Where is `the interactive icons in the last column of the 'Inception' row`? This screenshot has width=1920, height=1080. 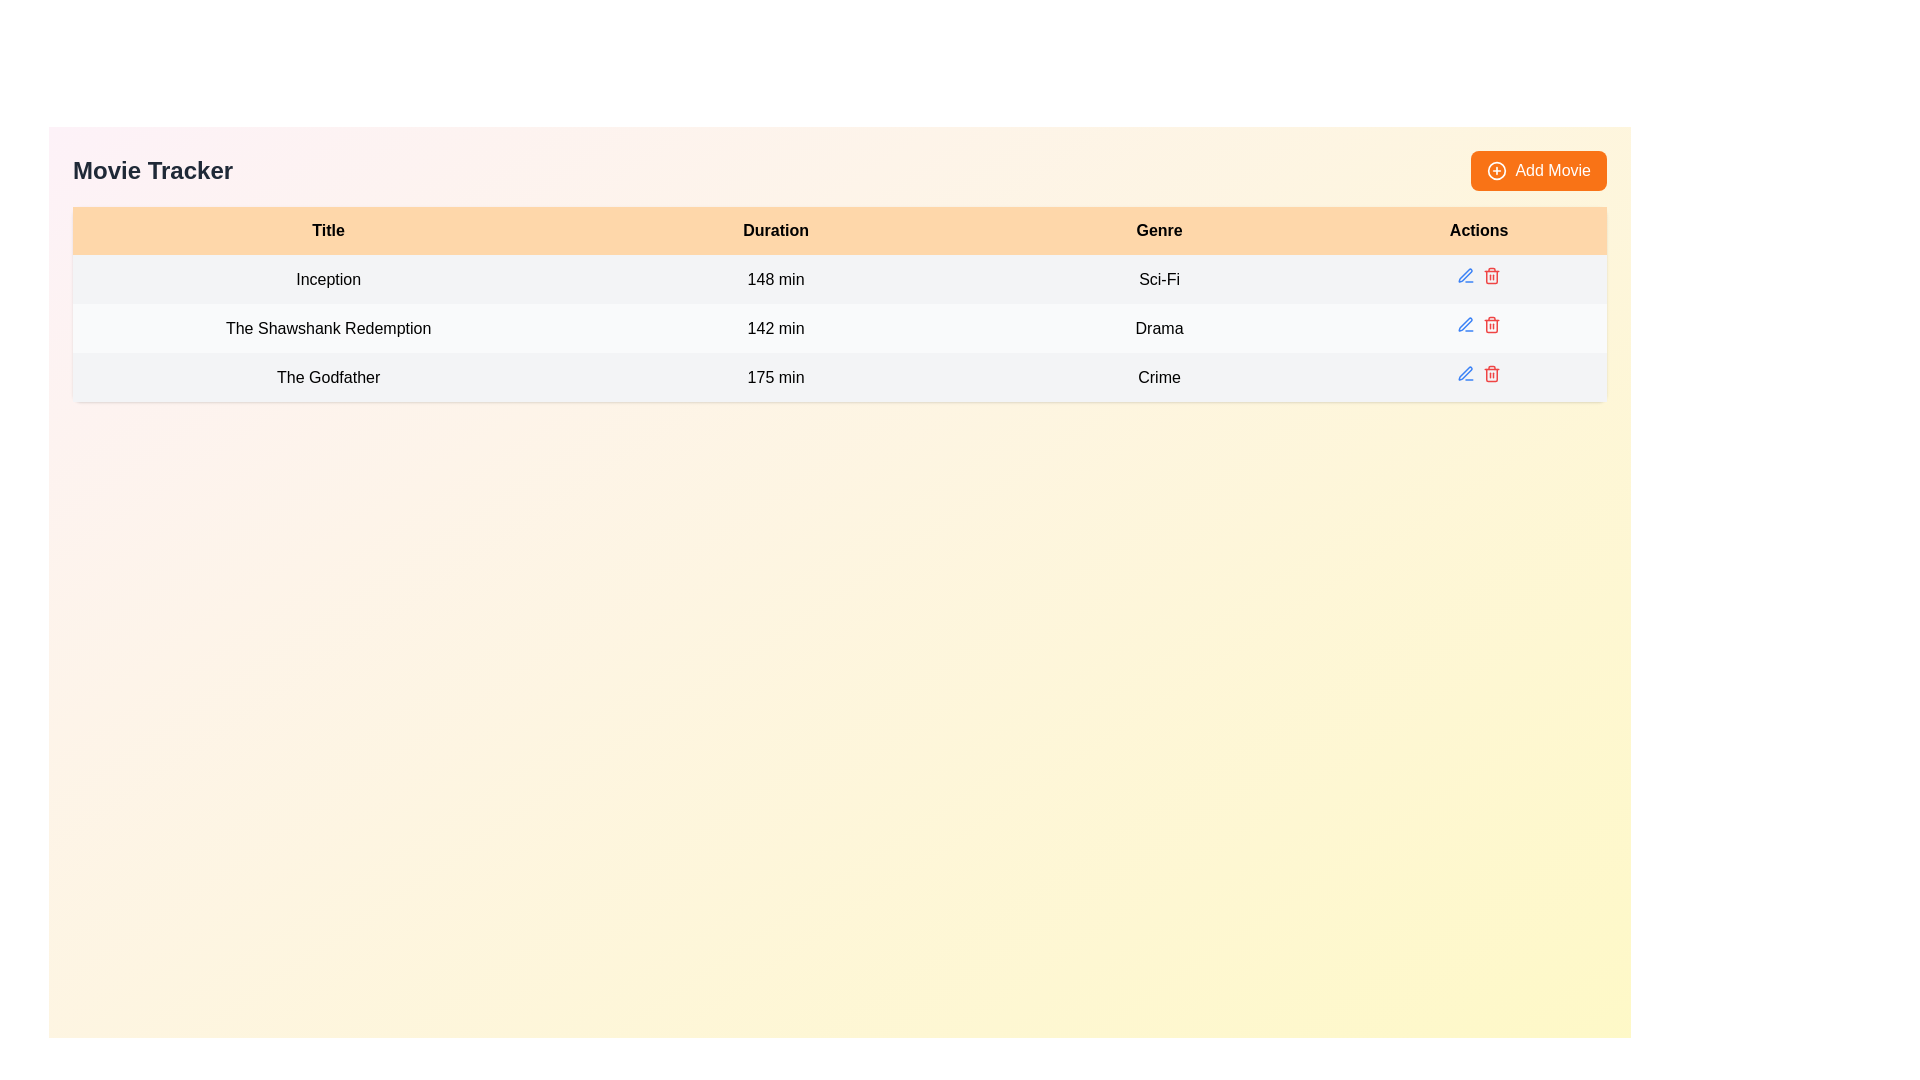 the interactive icons in the last column of the 'Inception' row is located at coordinates (1479, 279).